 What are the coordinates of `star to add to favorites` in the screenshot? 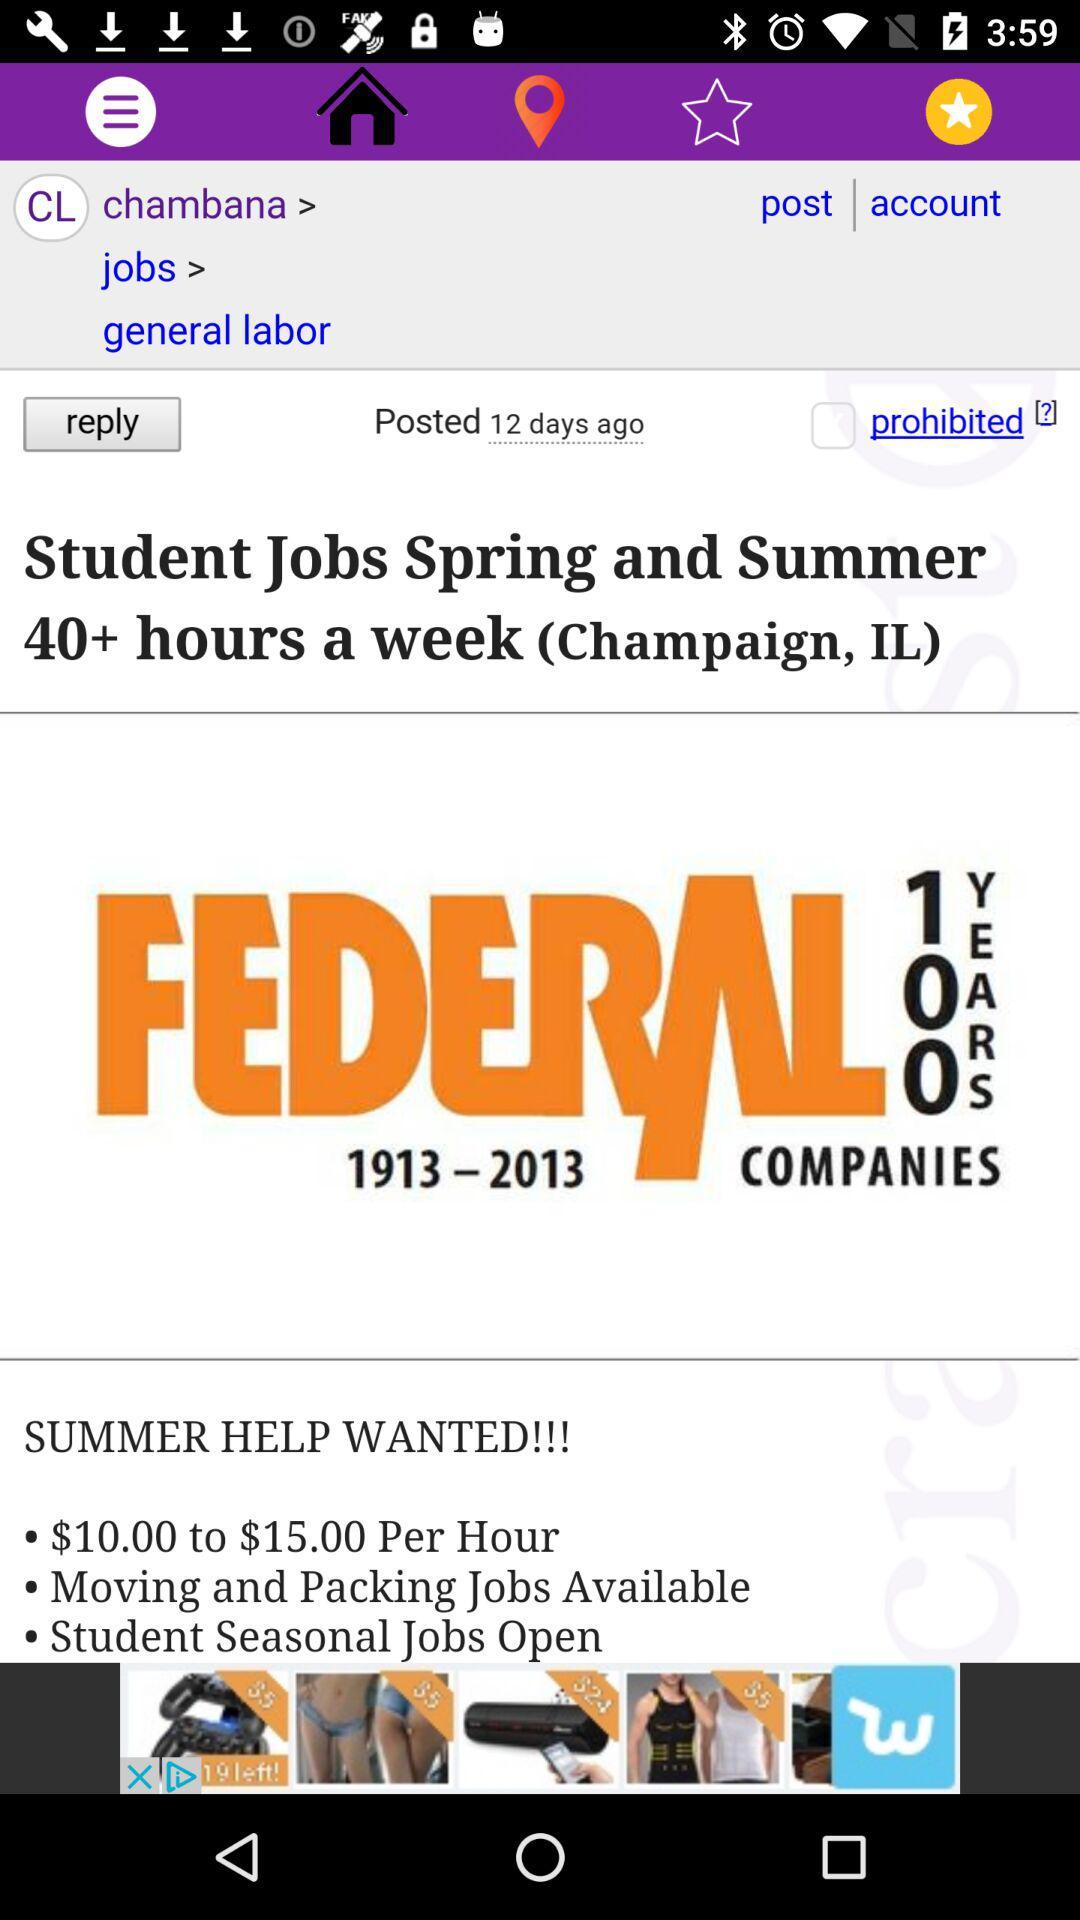 It's located at (716, 110).